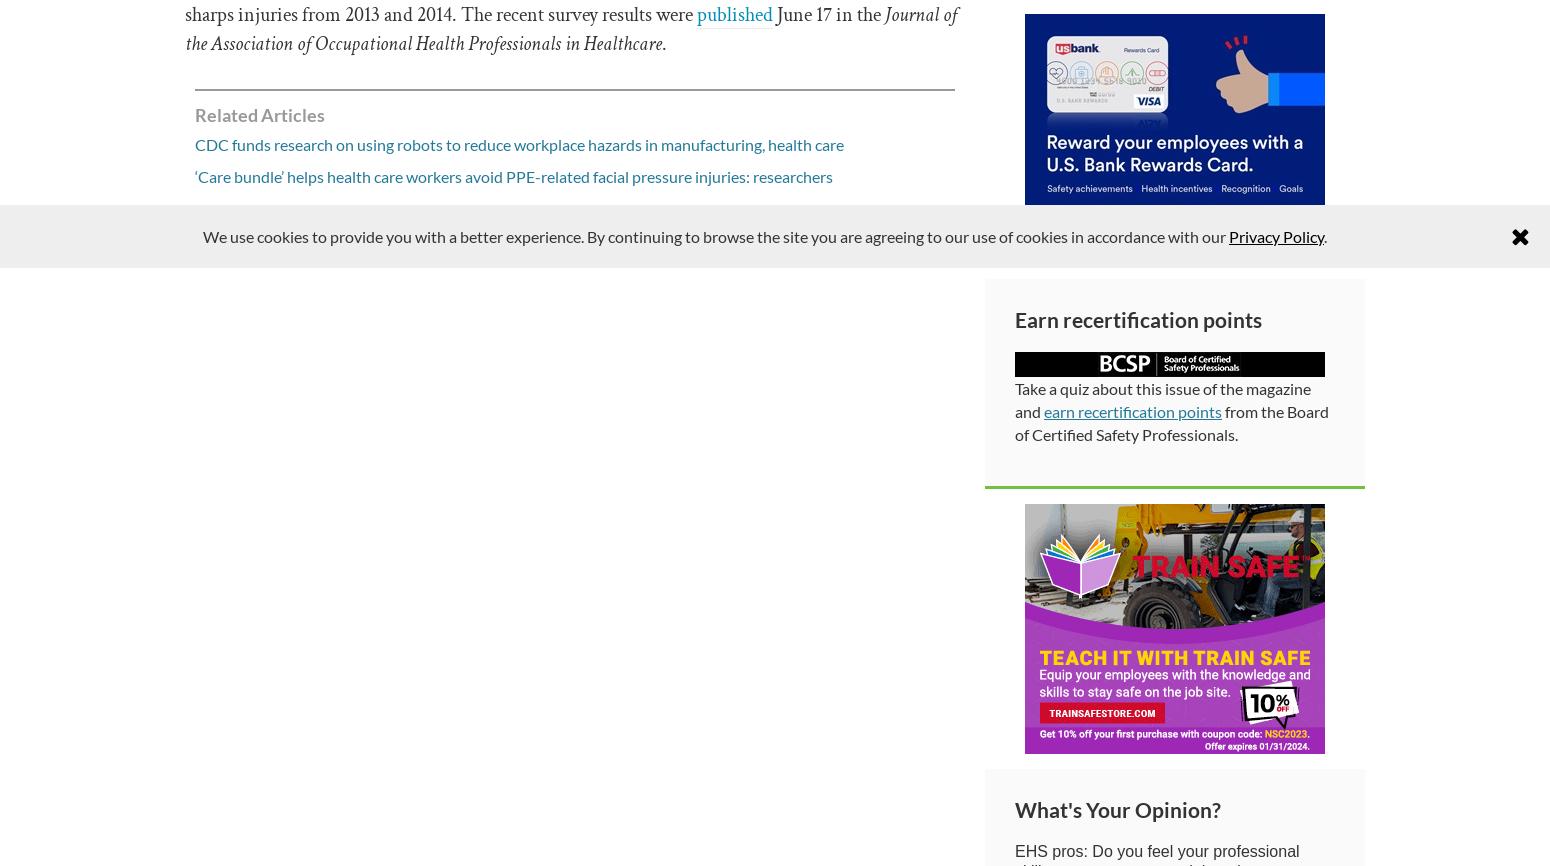 The width and height of the screenshot is (1550, 866). I want to click on '‘Care bundle’ helps health care workers avoid PPE-related facial pressure injuries: researchers', so click(512, 176).